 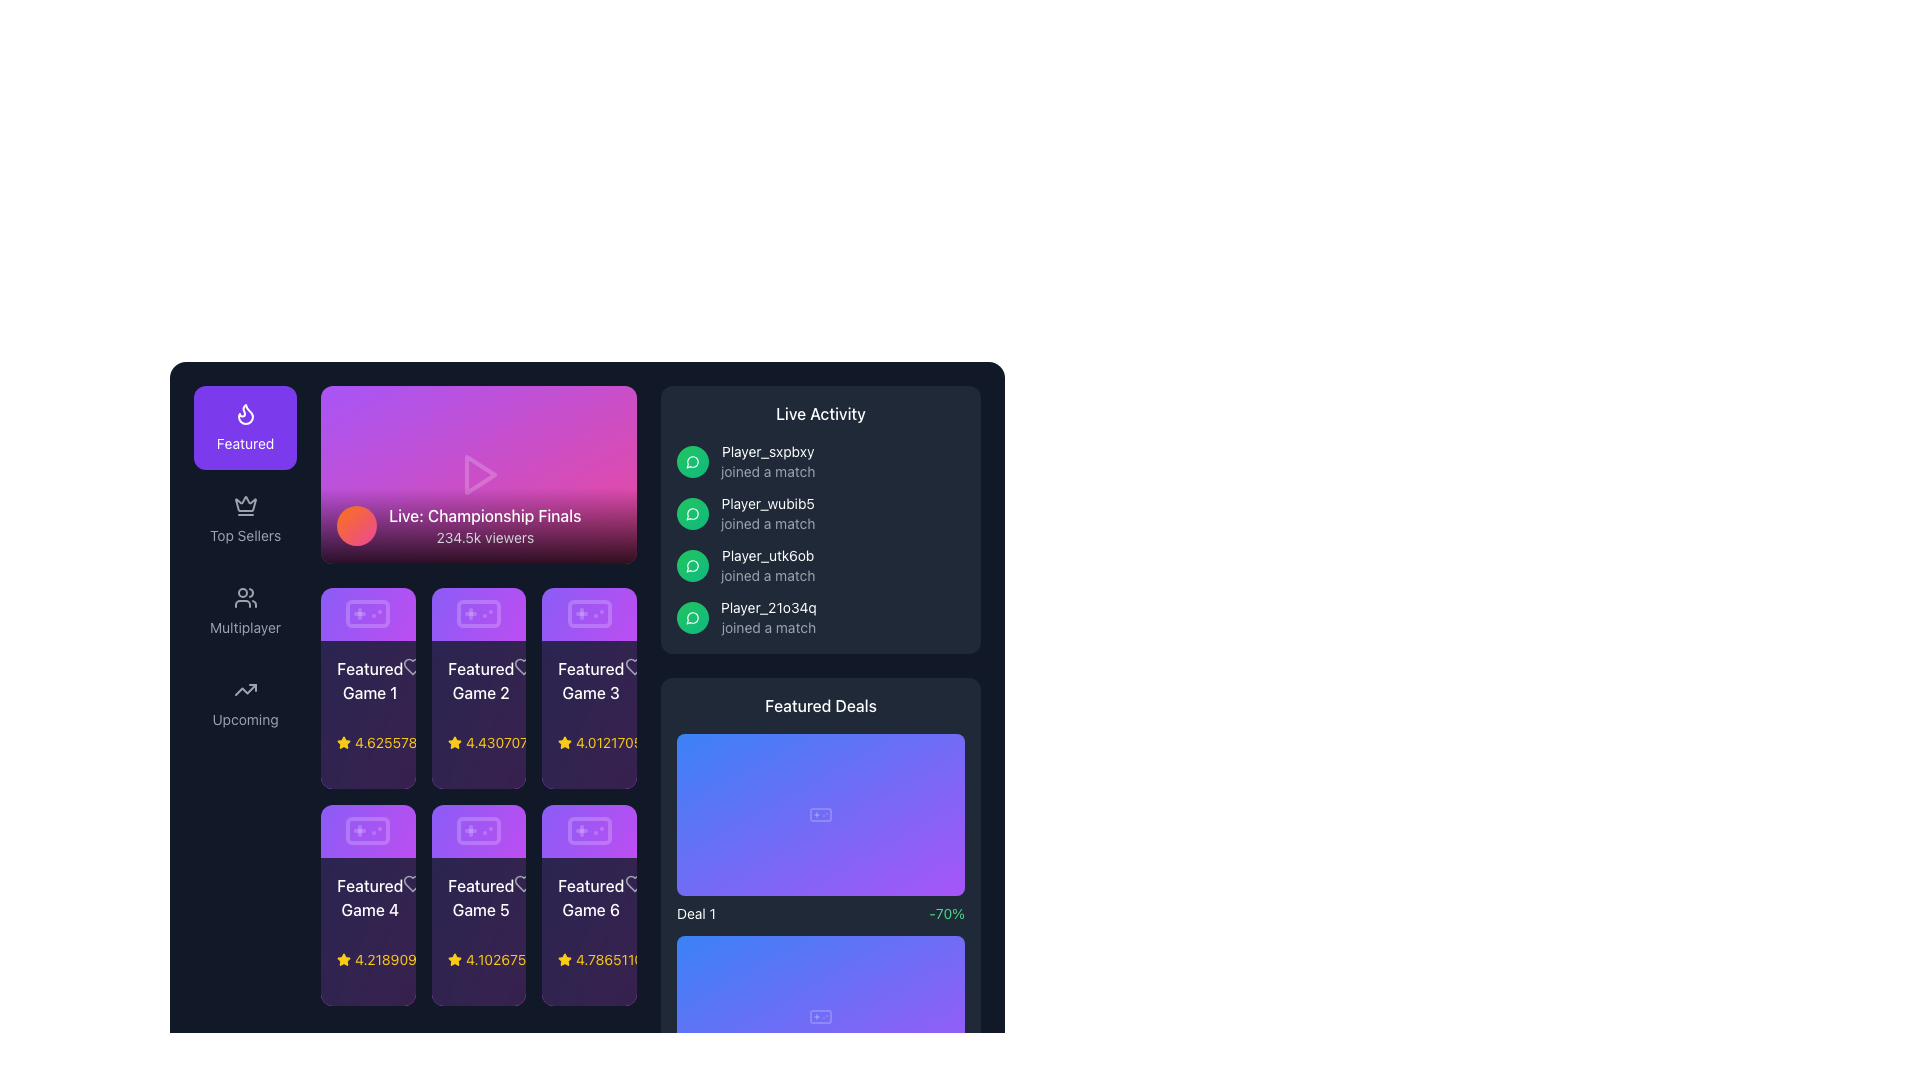 I want to click on the crown icon in the 'Top Sellers' section of the sidebar navigation, which is displayed in grayscale with a line design and located immediately to the left of the main content area, so click(x=244, y=504).